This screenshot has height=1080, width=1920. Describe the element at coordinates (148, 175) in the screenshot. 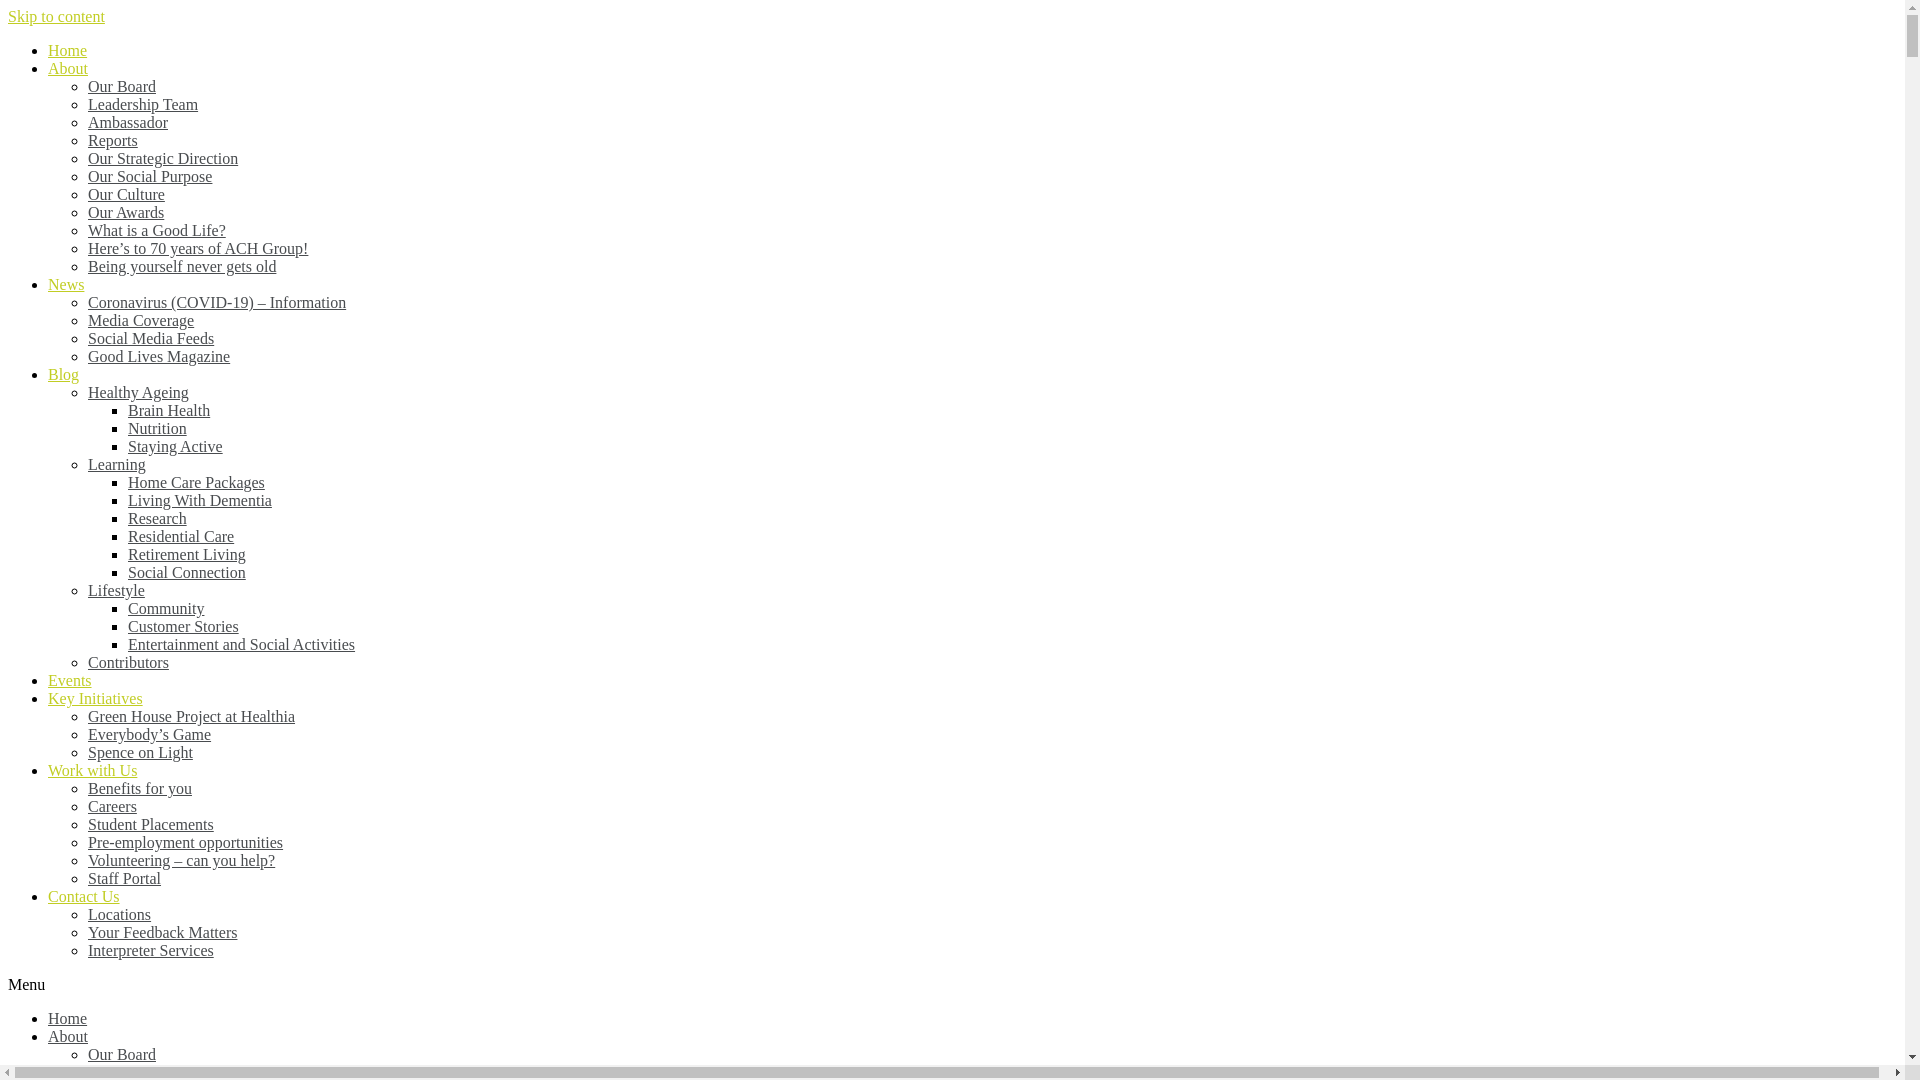

I see `'Our Social Purpose'` at that location.